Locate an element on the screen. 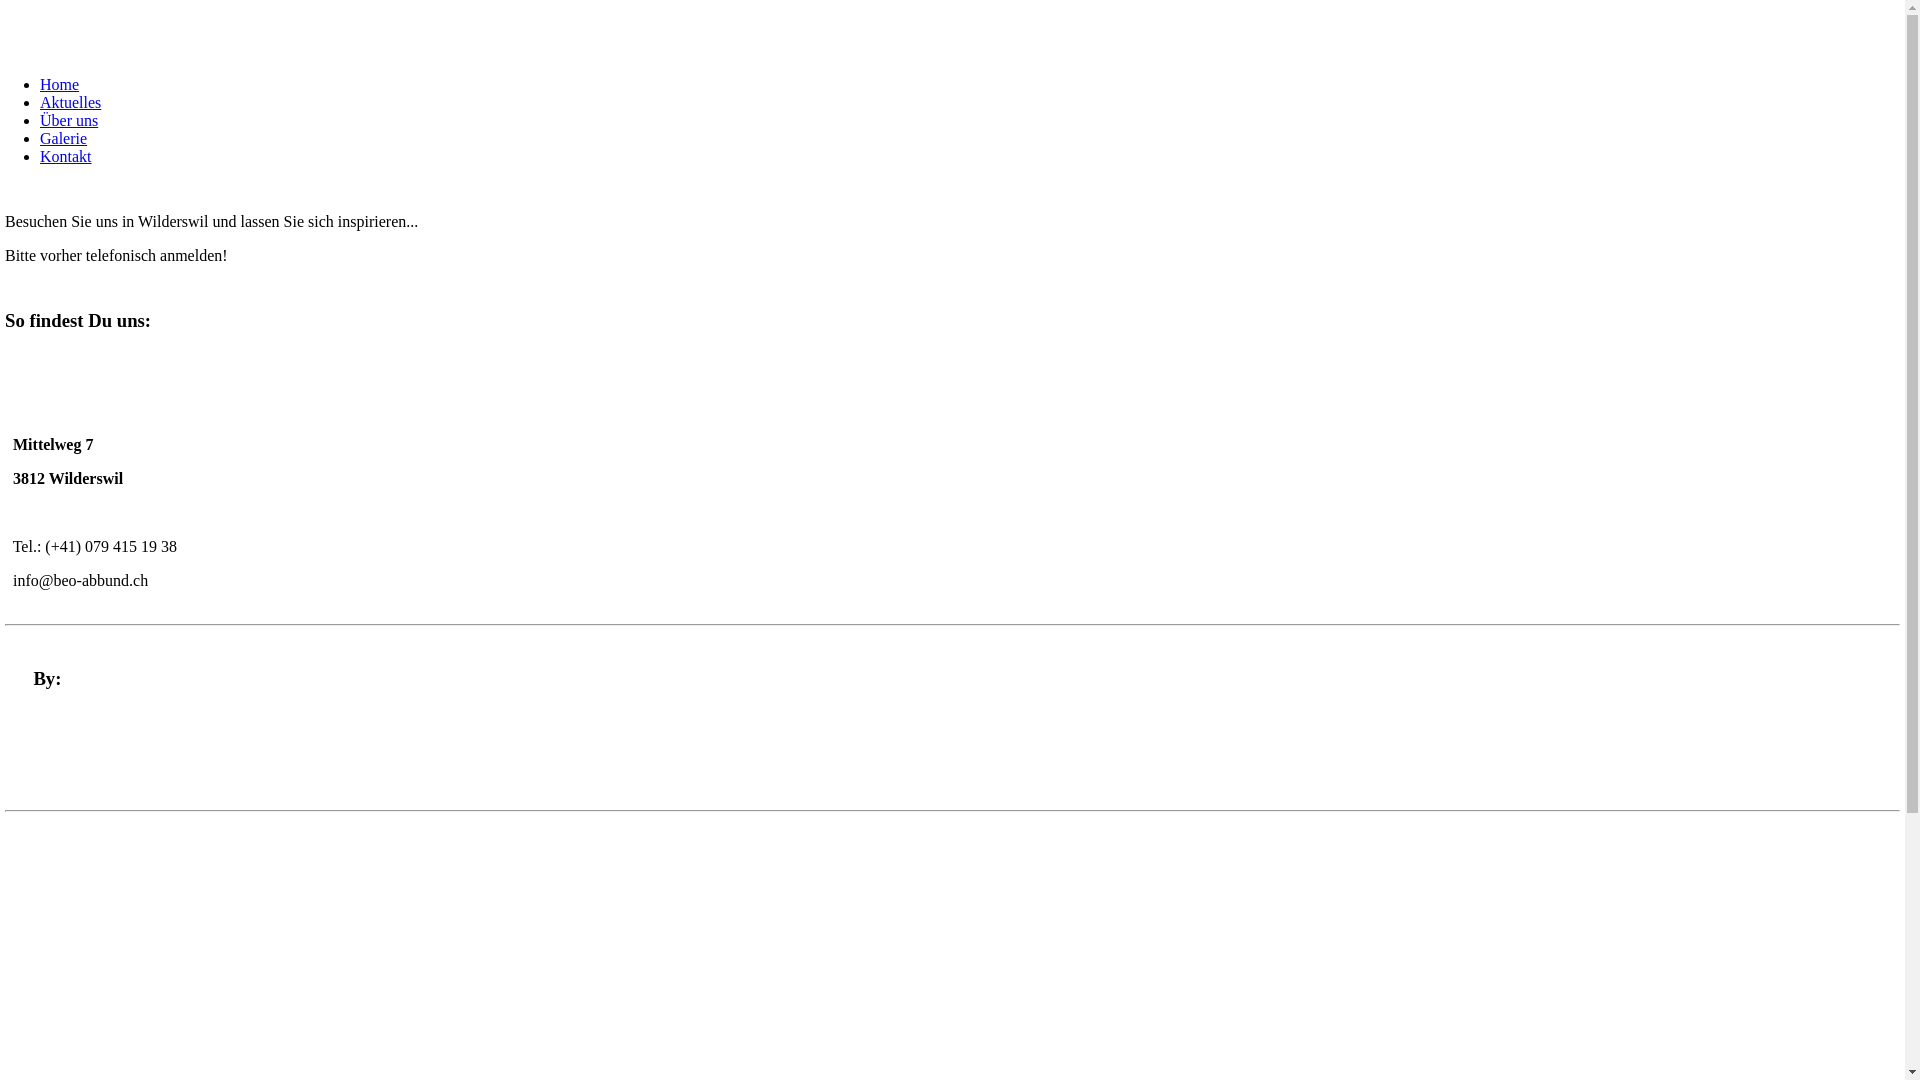 The width and height of the screenshot is (1920, 1080). 'Kontakt' is located at coordinates (66, 155).